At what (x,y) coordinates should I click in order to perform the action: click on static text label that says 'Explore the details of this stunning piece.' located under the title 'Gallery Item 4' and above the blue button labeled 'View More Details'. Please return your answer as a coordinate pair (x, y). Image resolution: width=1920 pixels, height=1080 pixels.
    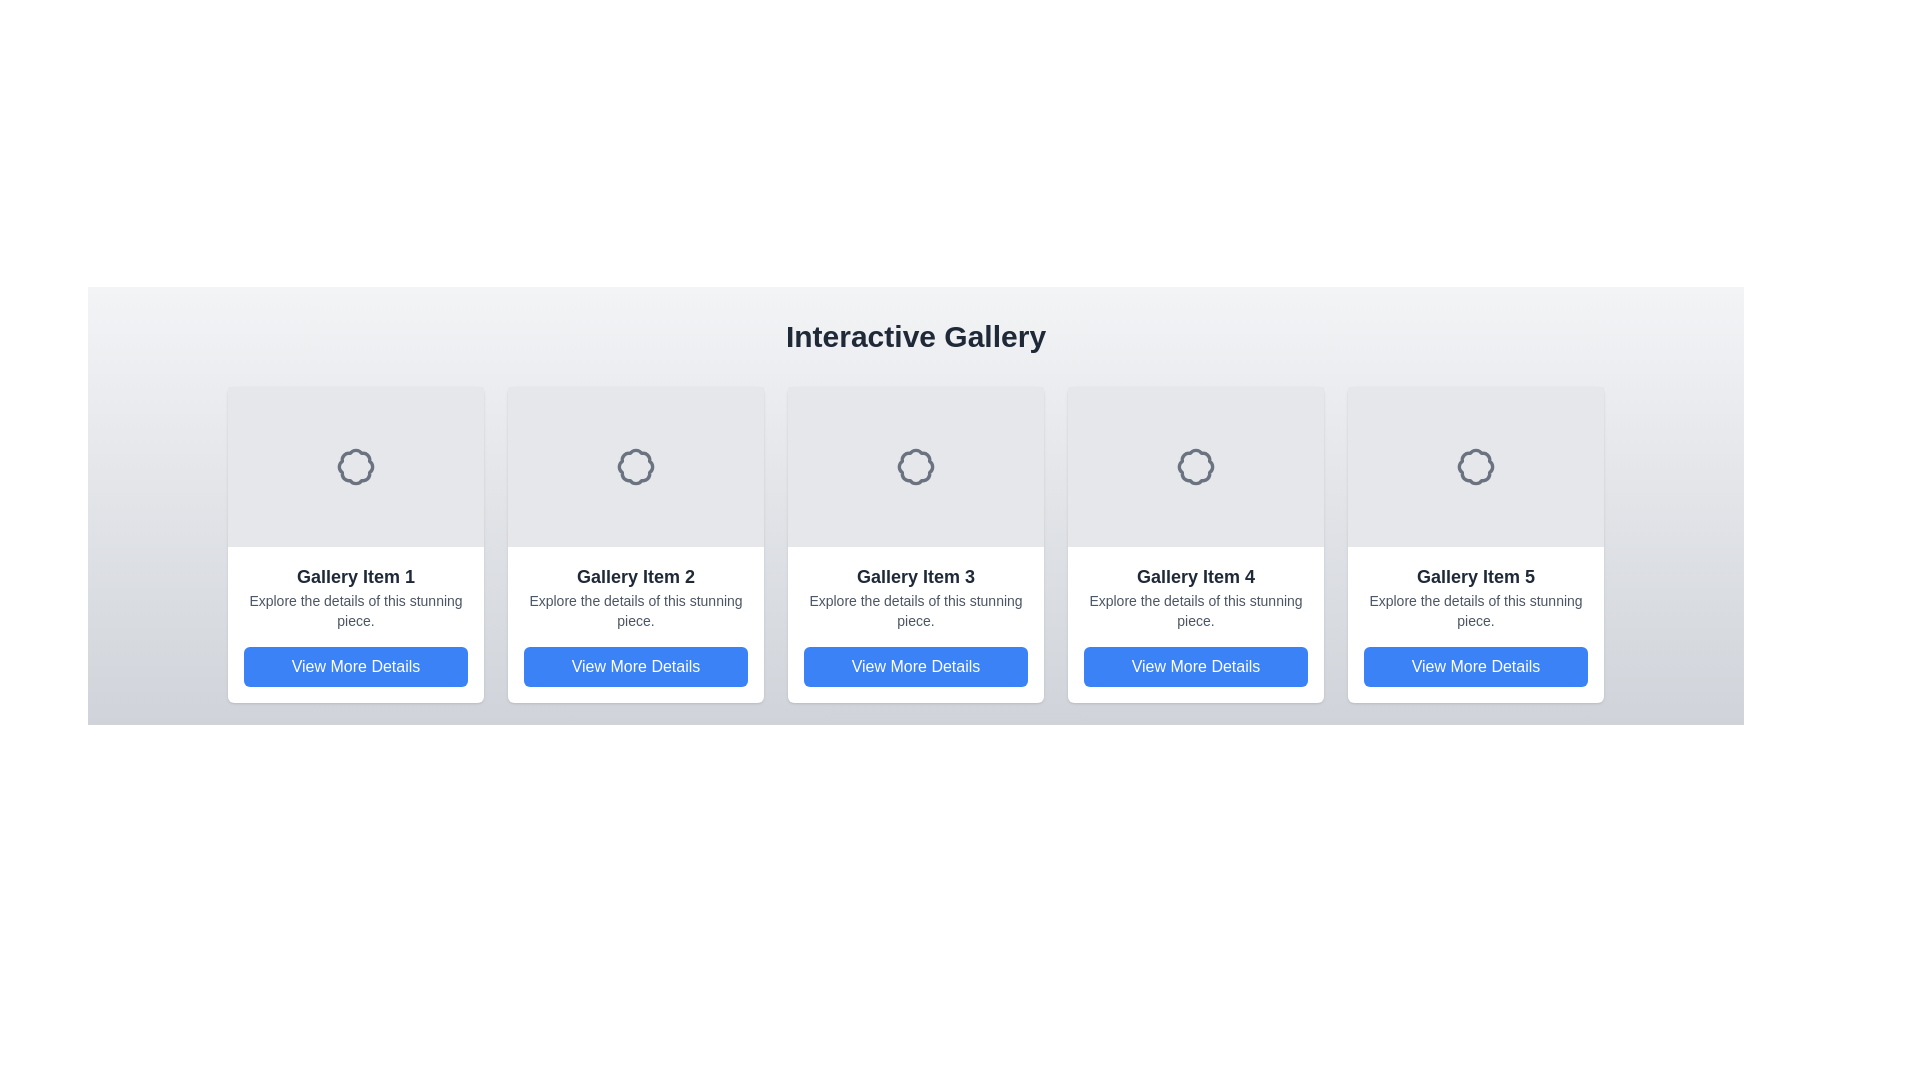
    Looking at the image, I should click on (1195, 609).